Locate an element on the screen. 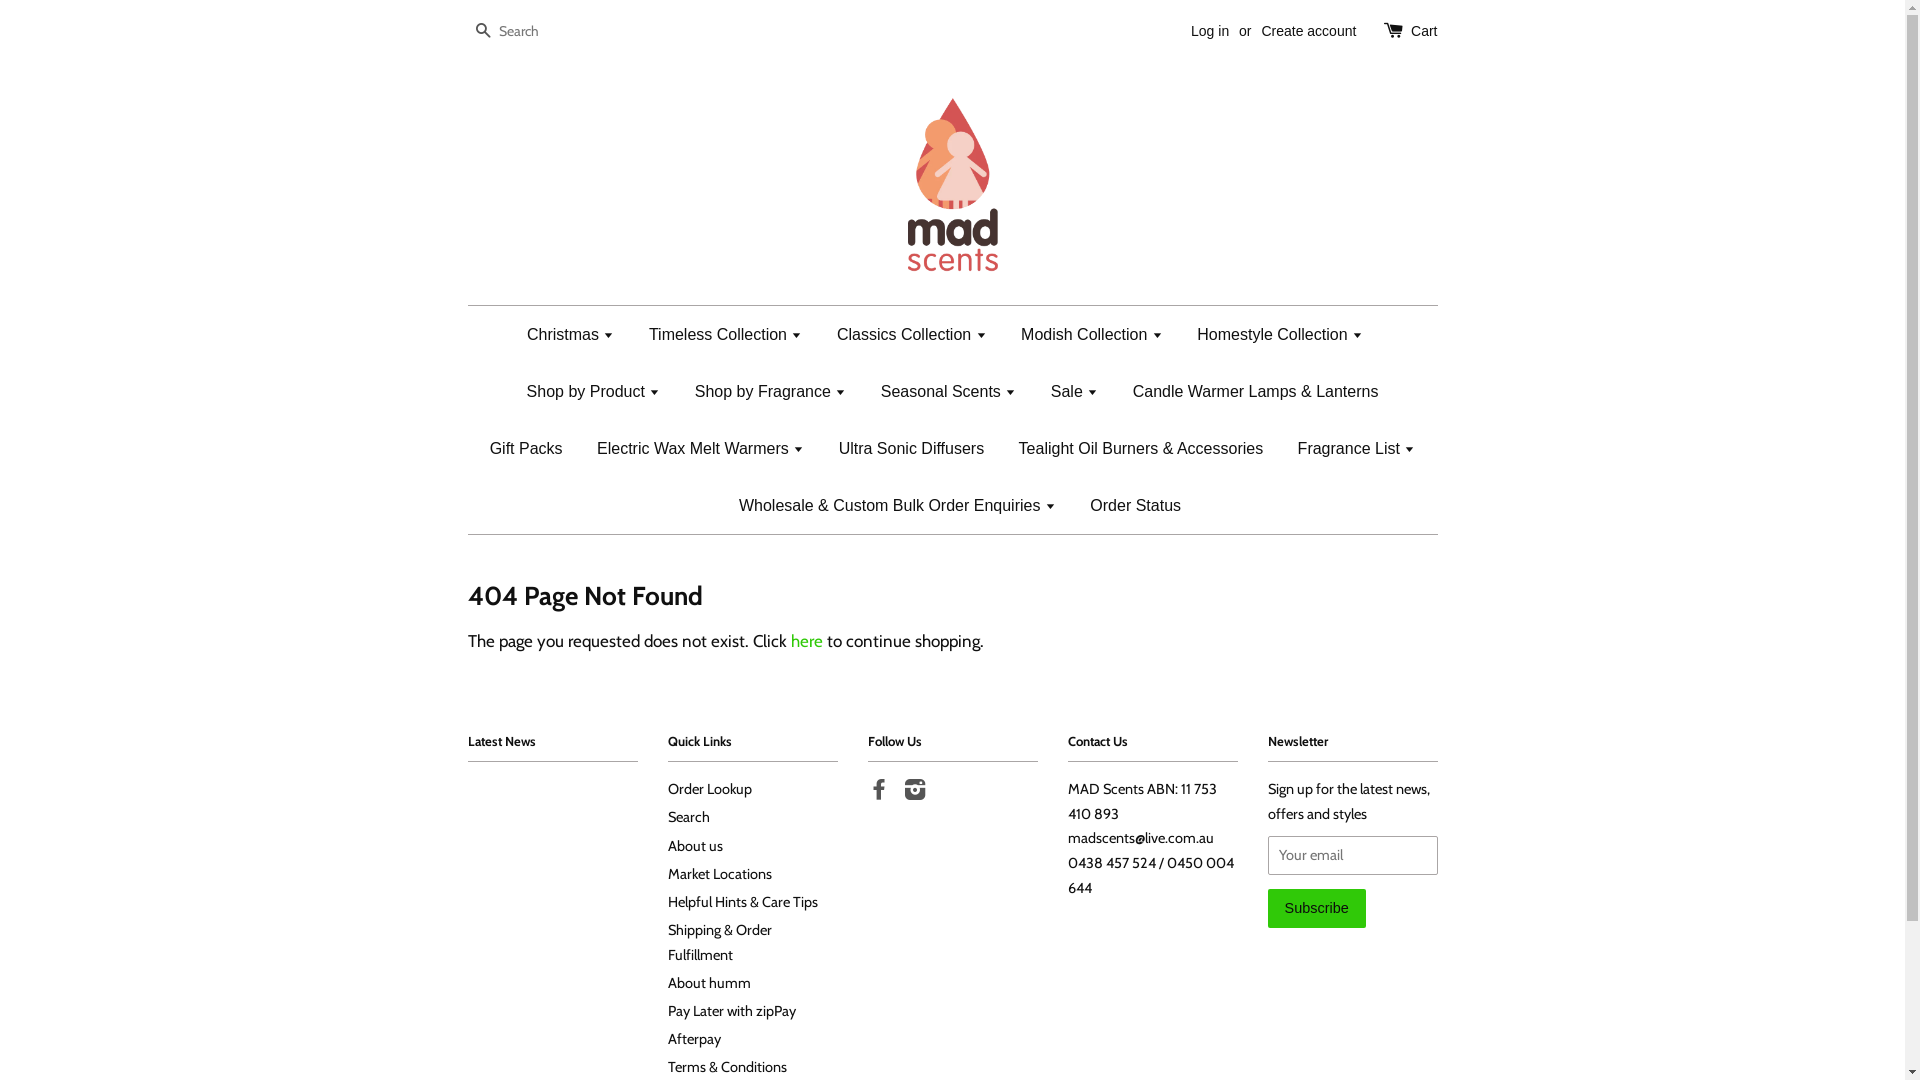 The height and width of the screenshot is (1080, 1920). 'Tealight Oil Burners & Accessories' is located at coordinates (1141, 447).